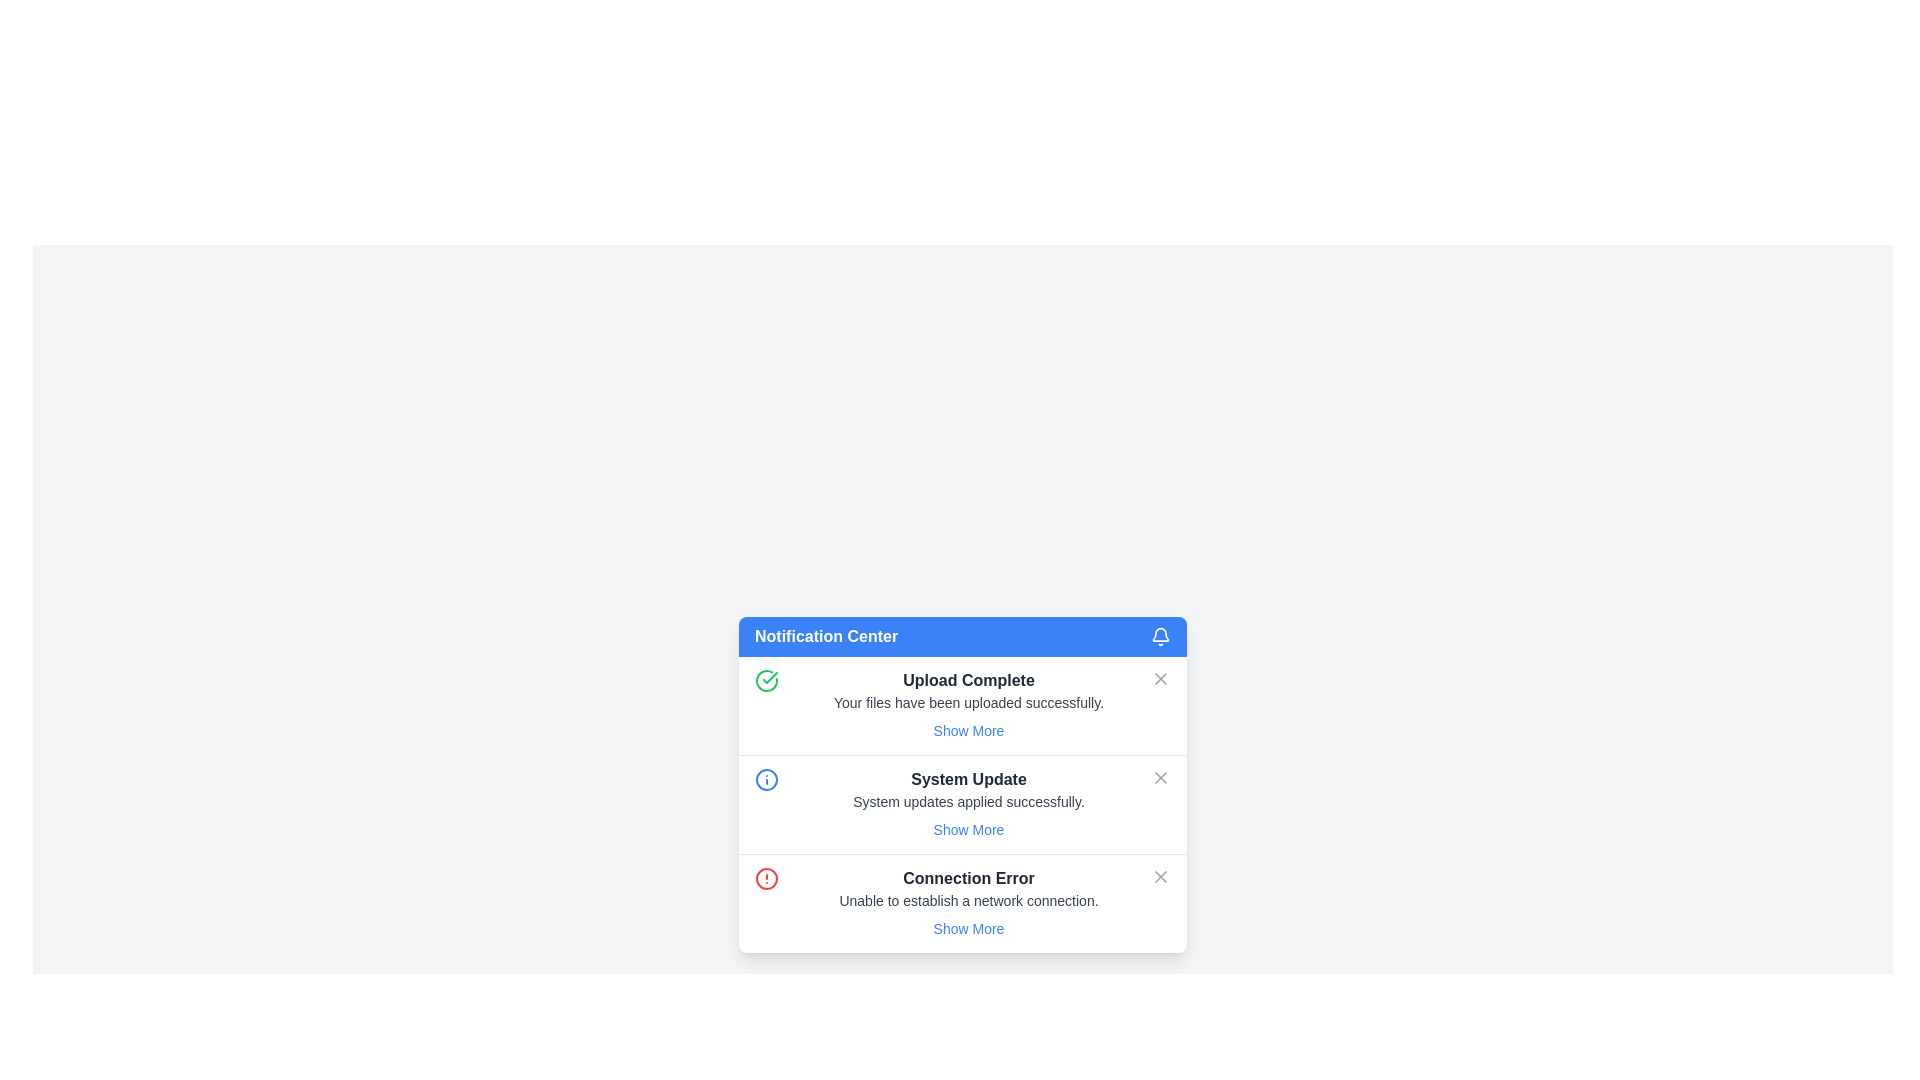  Describe the element at coordinates (969, 878) in the screenshot. I see `the text label that serves as a title for the error notification, located in the third notification card, between 'System Update' and 'Show More'` at that location.